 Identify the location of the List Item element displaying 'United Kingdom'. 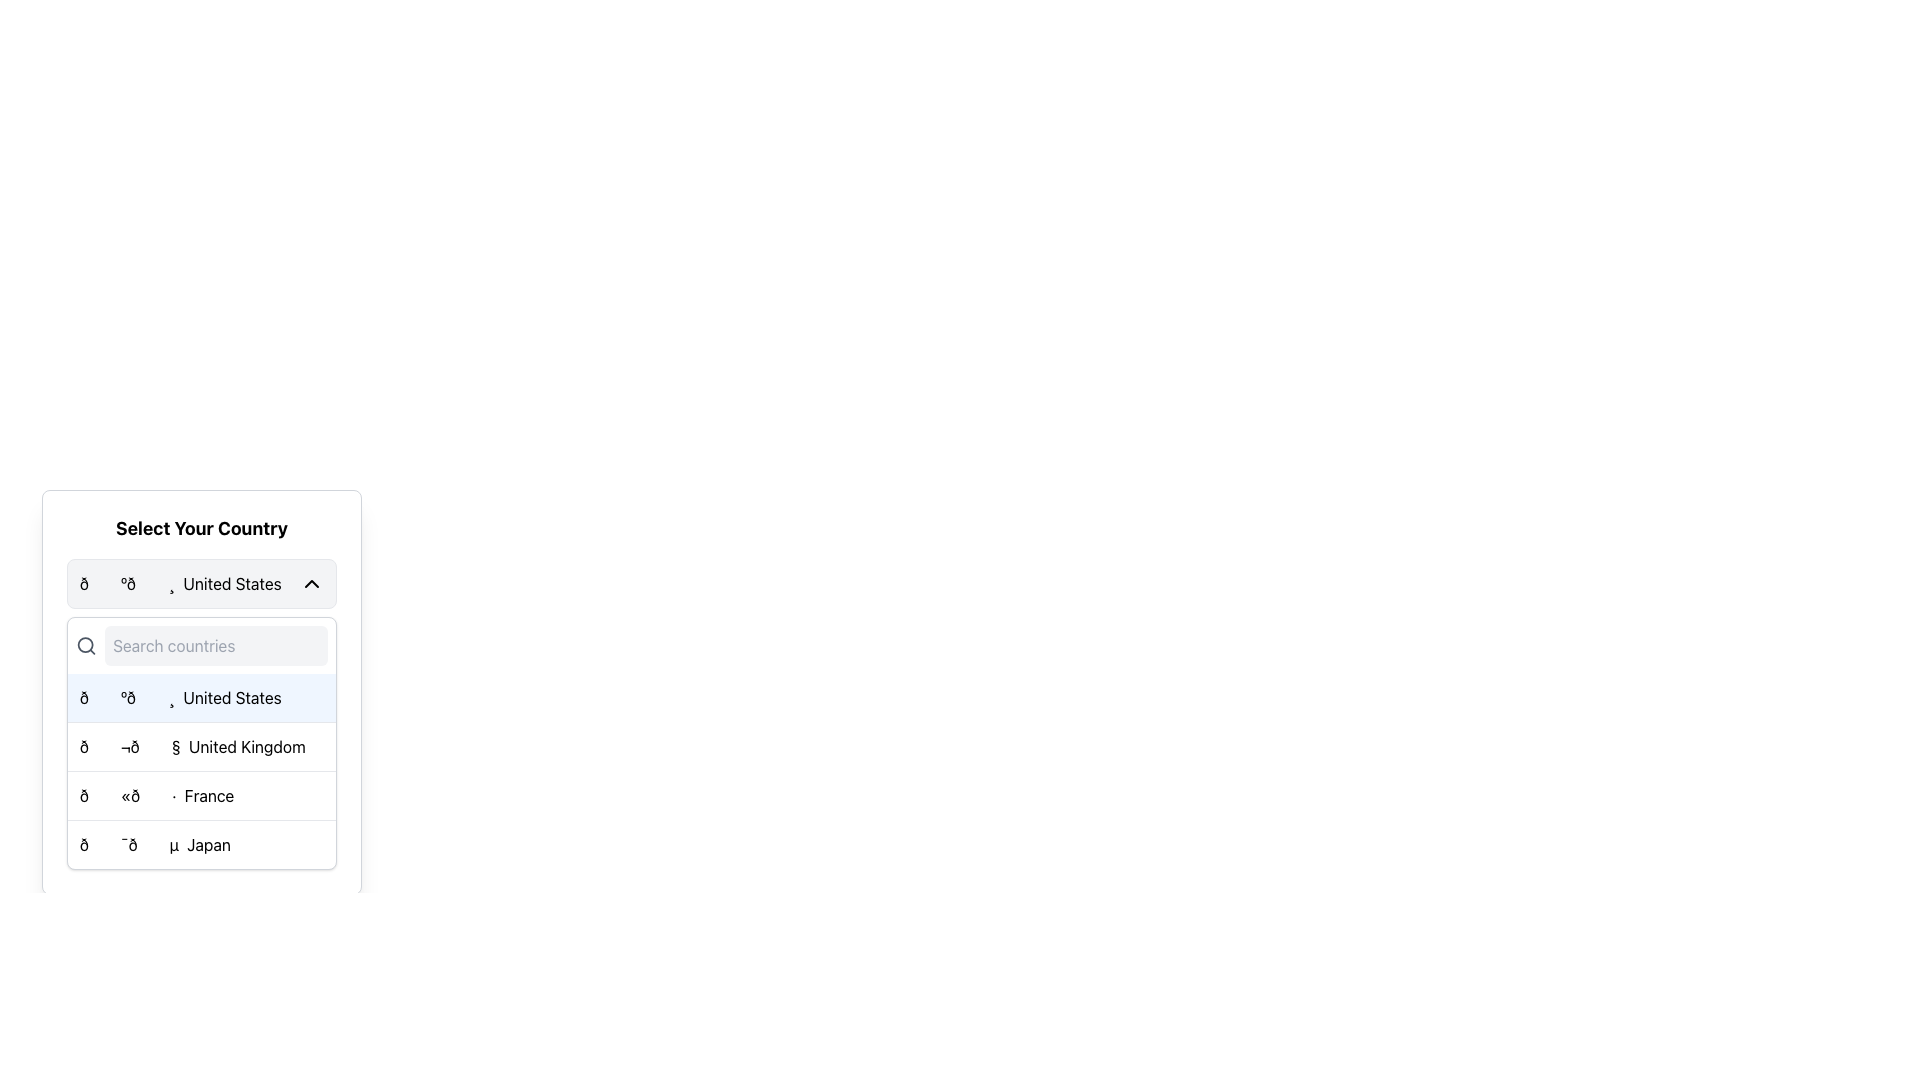
(201, 745).